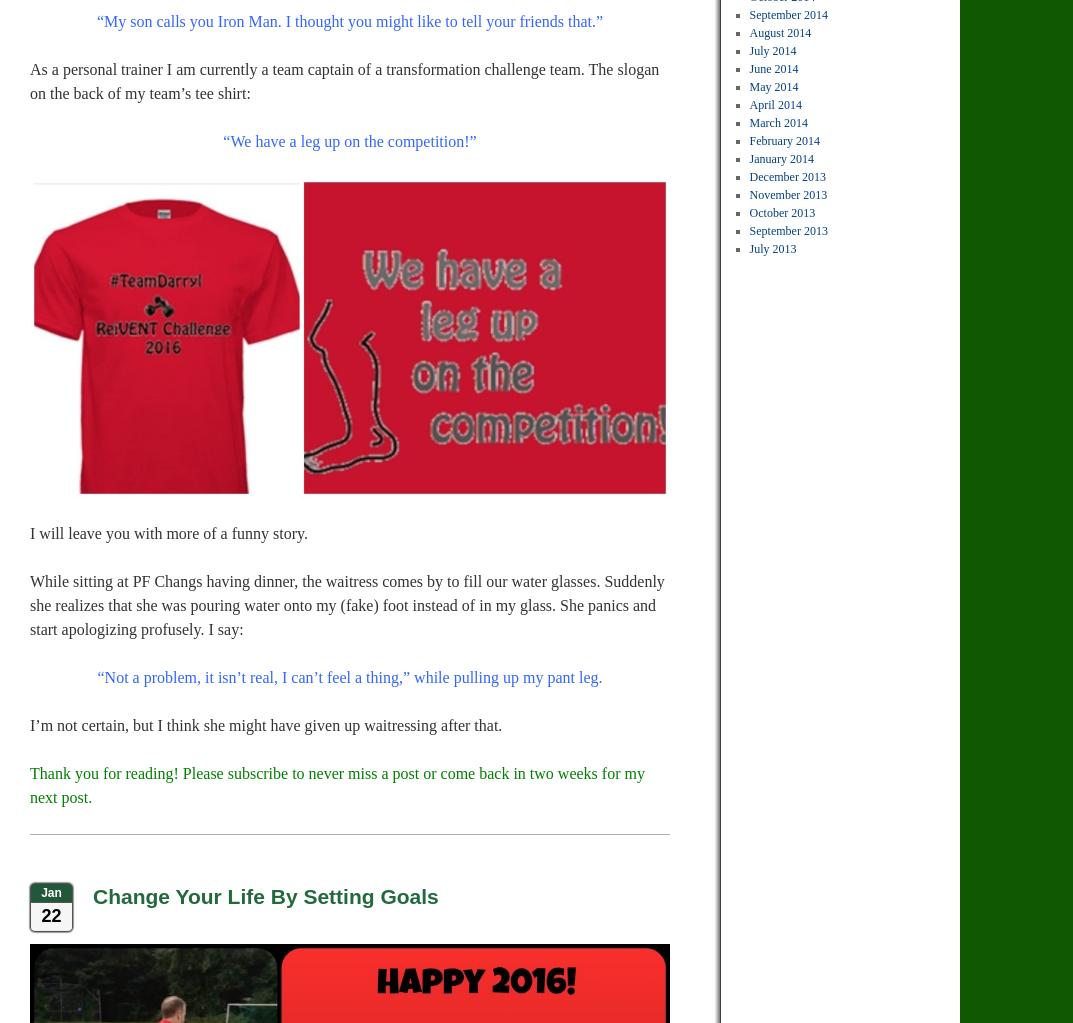 This screenshot has height=1023, width=1073. Describe the element at coordinates (264, 896) in the screenshot. I see `'Change Your Life By Setting Goals'` at that location.